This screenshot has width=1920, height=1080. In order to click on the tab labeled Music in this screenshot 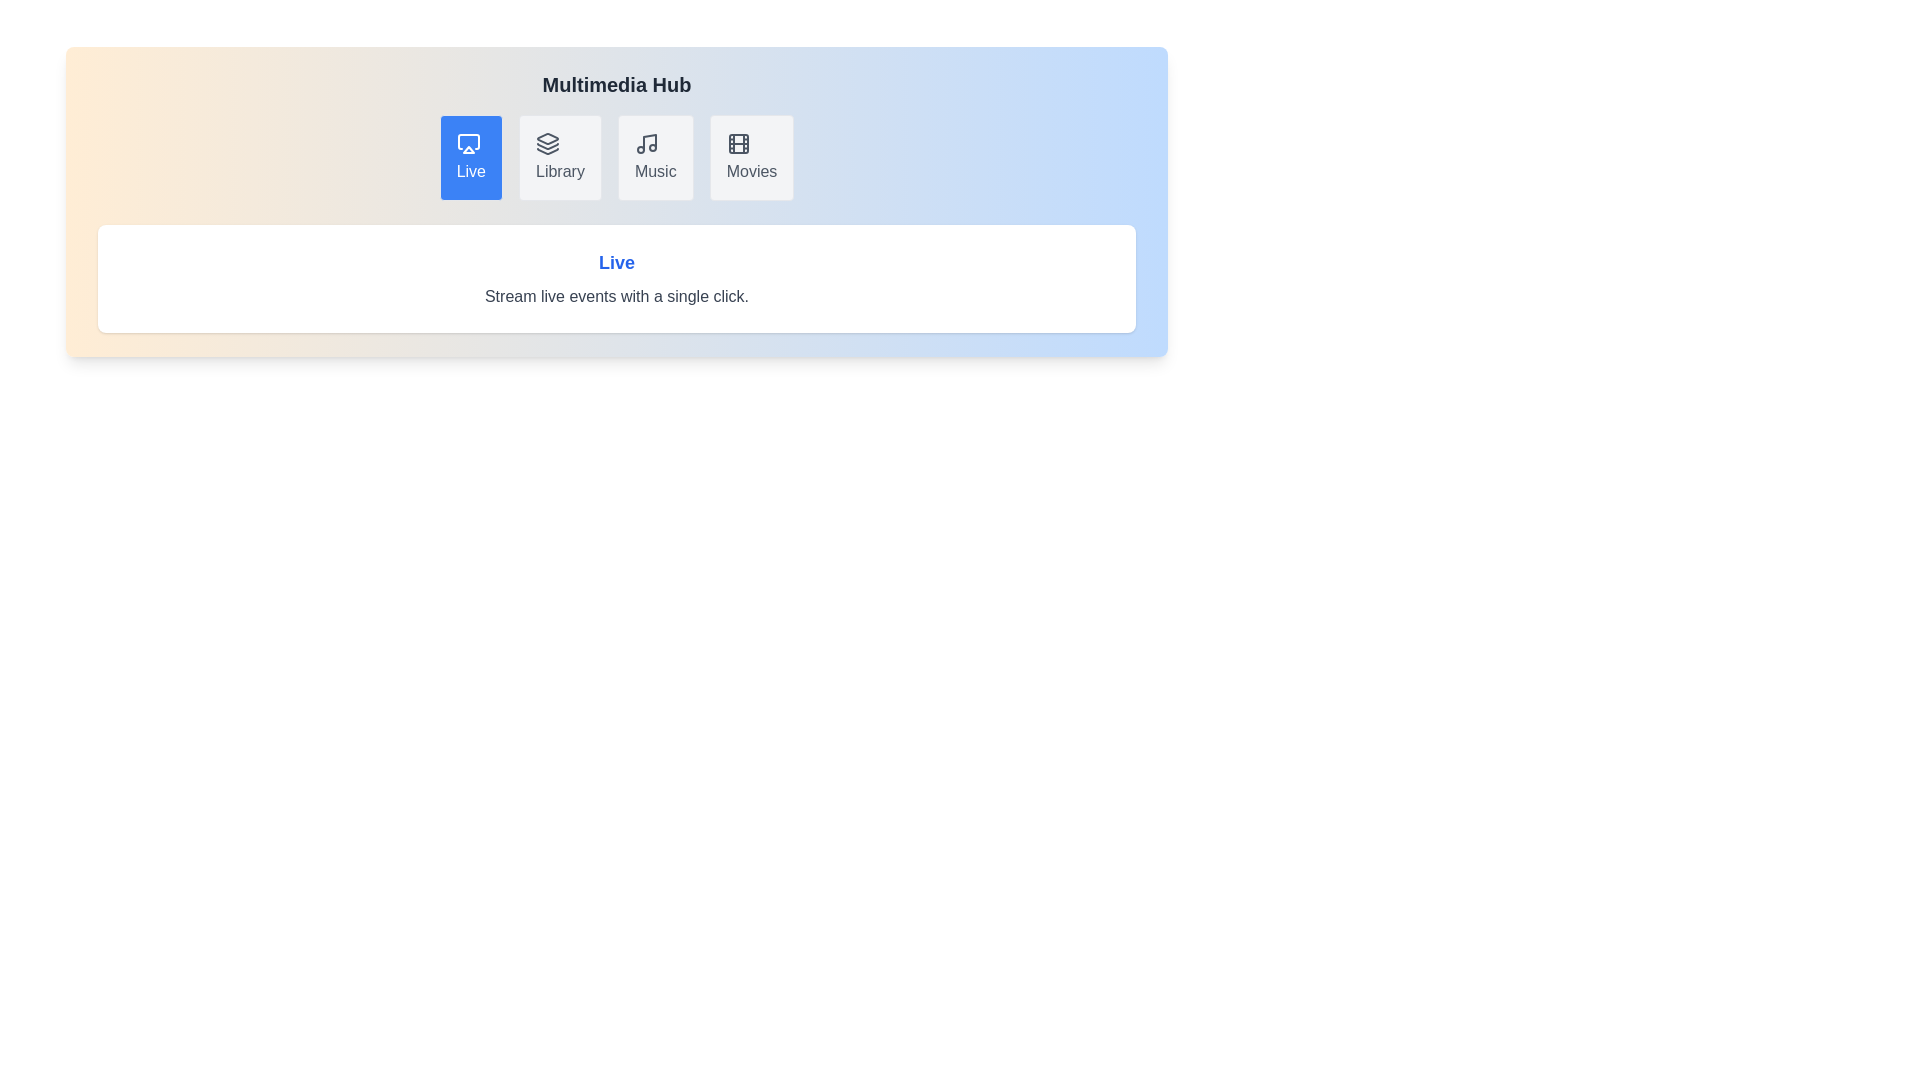, I will do `click(654, 157)`.